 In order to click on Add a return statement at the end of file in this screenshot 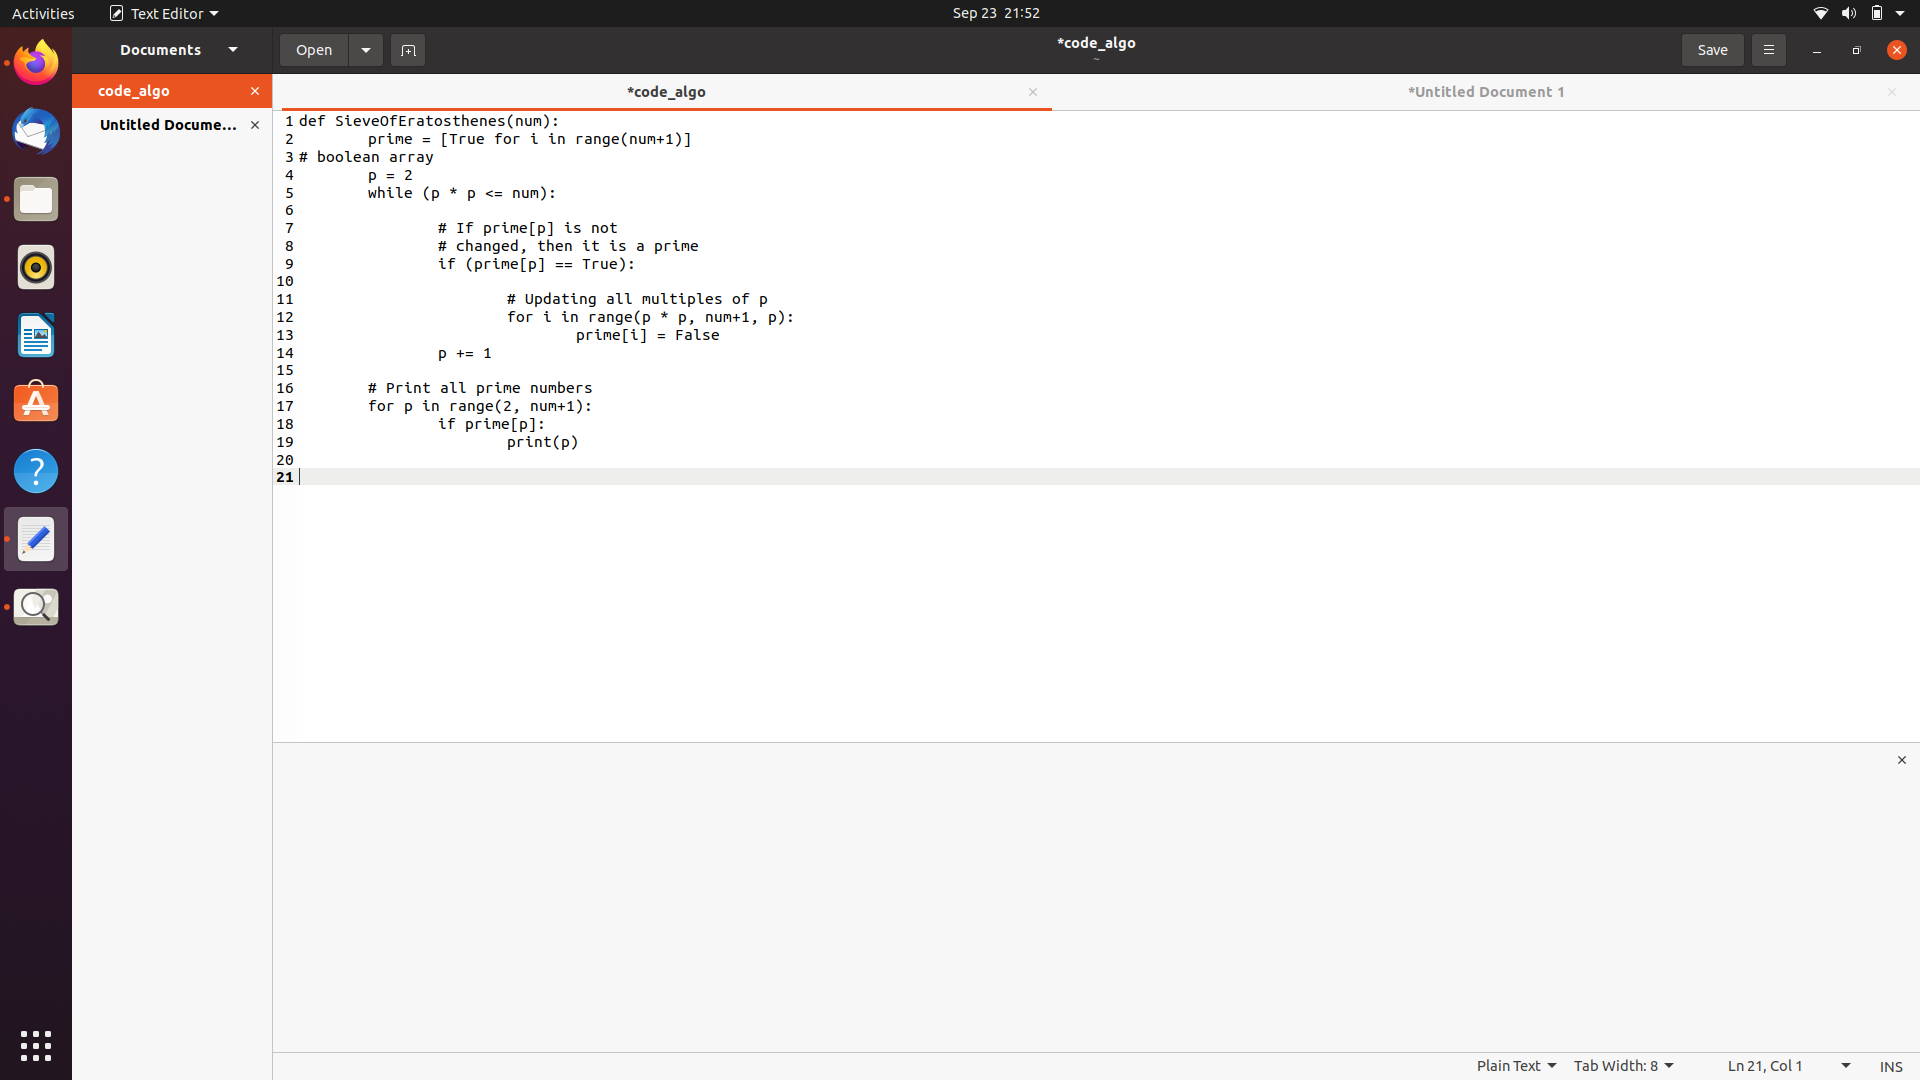, I will do `click(1107, 604)`.